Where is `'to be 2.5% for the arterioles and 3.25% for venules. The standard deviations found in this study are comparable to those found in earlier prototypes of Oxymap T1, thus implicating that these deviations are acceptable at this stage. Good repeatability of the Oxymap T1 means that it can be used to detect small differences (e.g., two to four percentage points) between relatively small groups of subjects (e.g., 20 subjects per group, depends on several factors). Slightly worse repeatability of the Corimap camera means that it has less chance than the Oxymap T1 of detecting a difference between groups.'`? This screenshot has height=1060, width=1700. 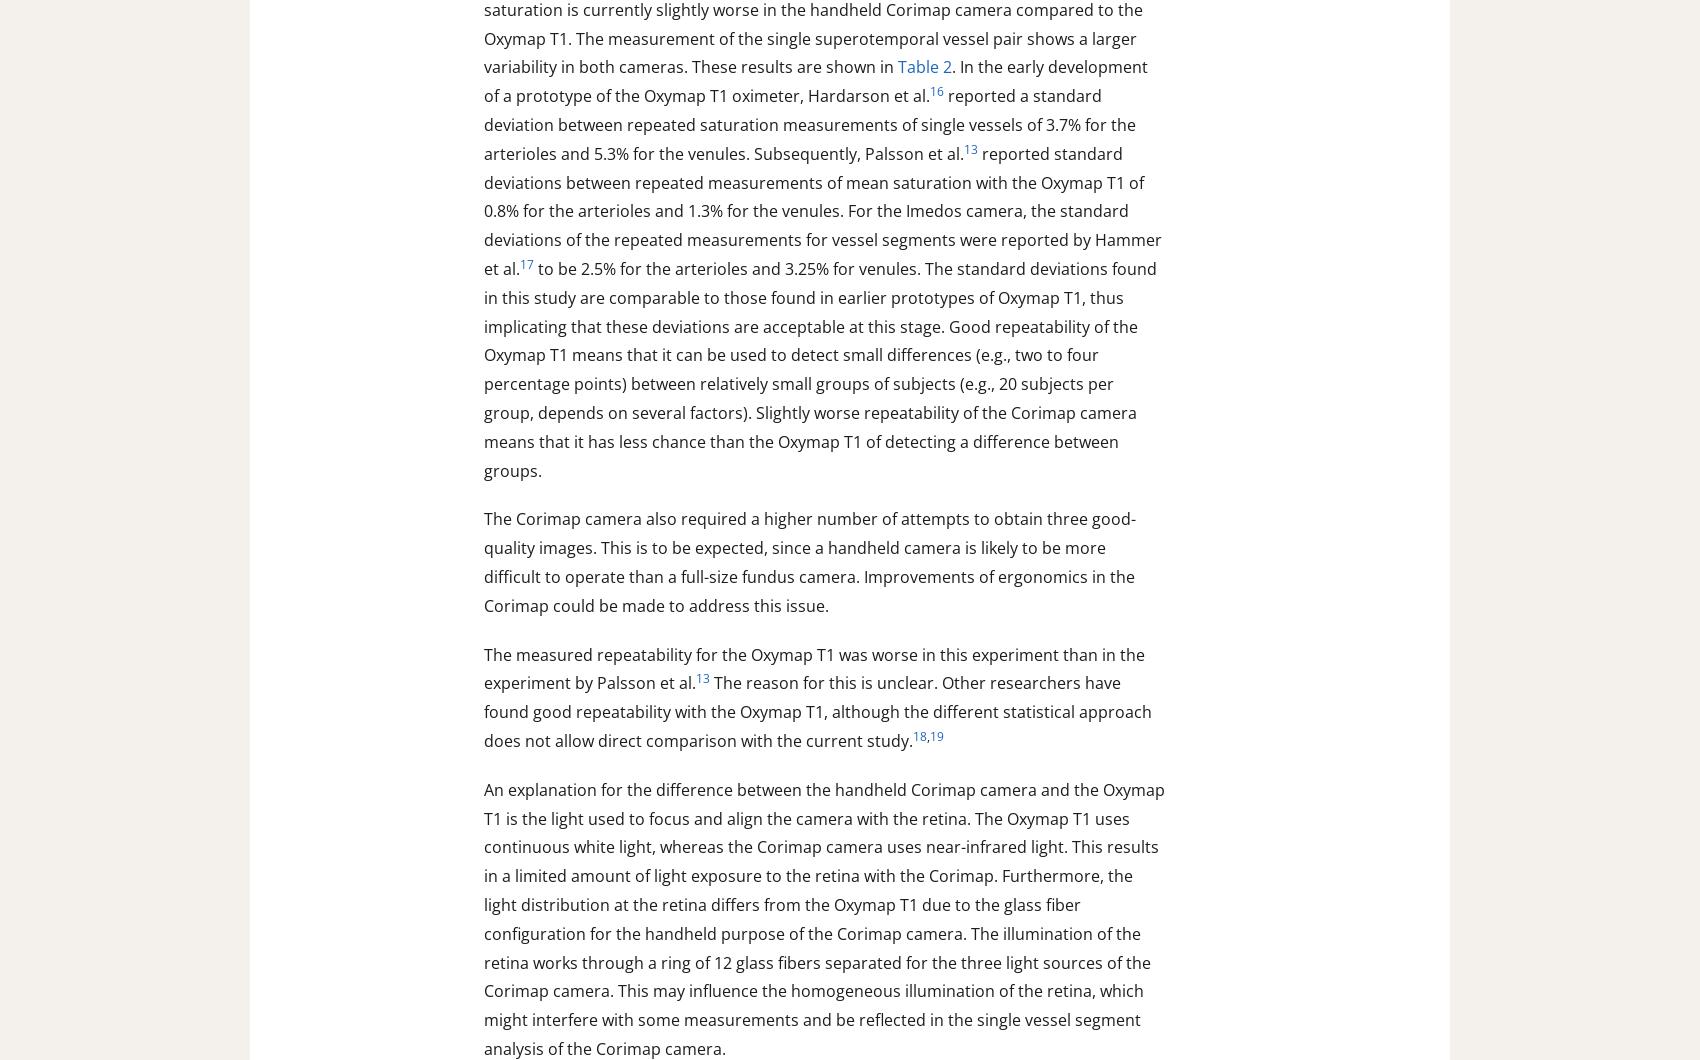 'to be 2.5% for the arterioles and 3.25% for venules. The standard deviations found in this study are comparable to those found in earlier prototypes of Oxymap T1, thus implicating that these deviations are acceptable at this stage. Good repeatability of the Oxymap T1 means that it can be used to detect small differences (e.g., two to four percentage points) between relatively small groups of subjects (e.g., 20 subjects per group, depends on several factors). Slightly worse repeatability of the Corimap camera means that it has less chance than the Oxymap T1 of detecting a difference between groups.' is located at coordinates (483, 369).